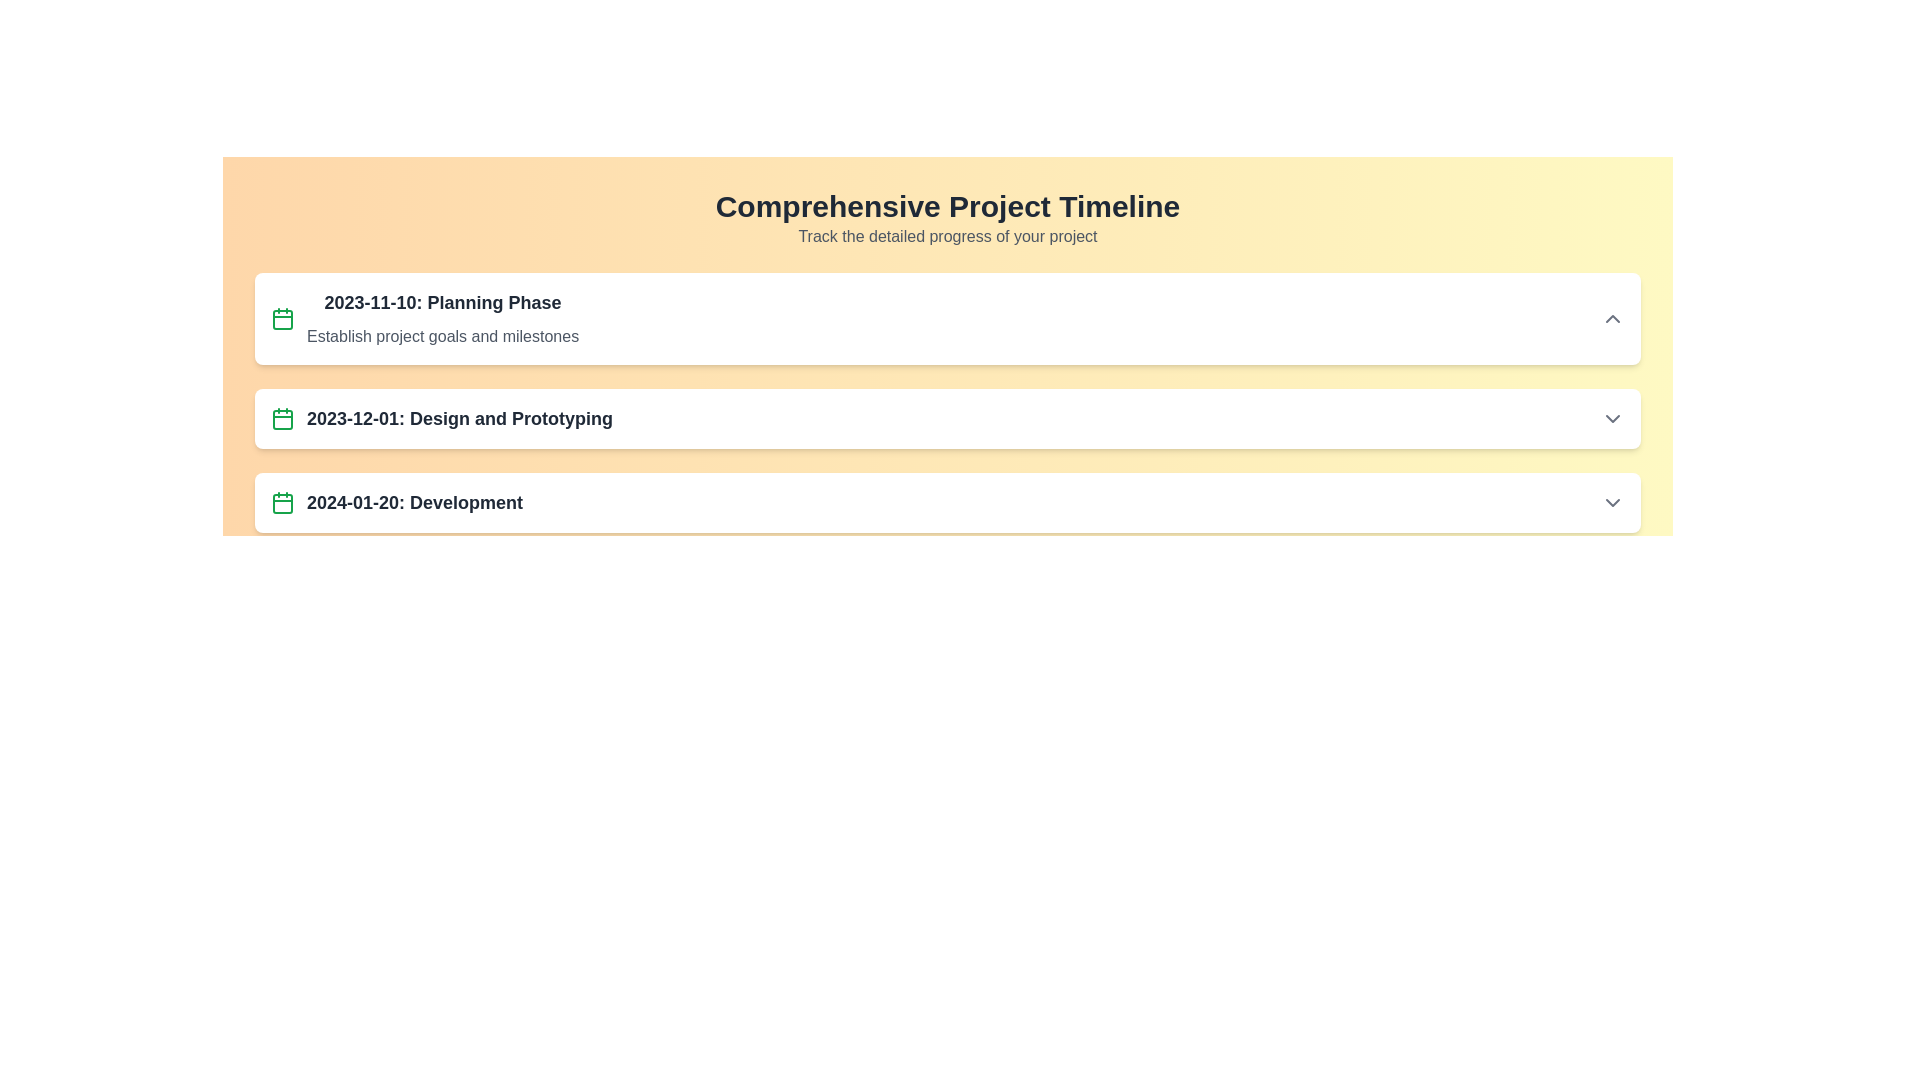  Describe the element at coordinates (414, 501) in the screenshot. I see `text label displaying '2024-01-20: Development' in bold style, located in the third card under 'Comprehensive Project Timeline'` at that location.